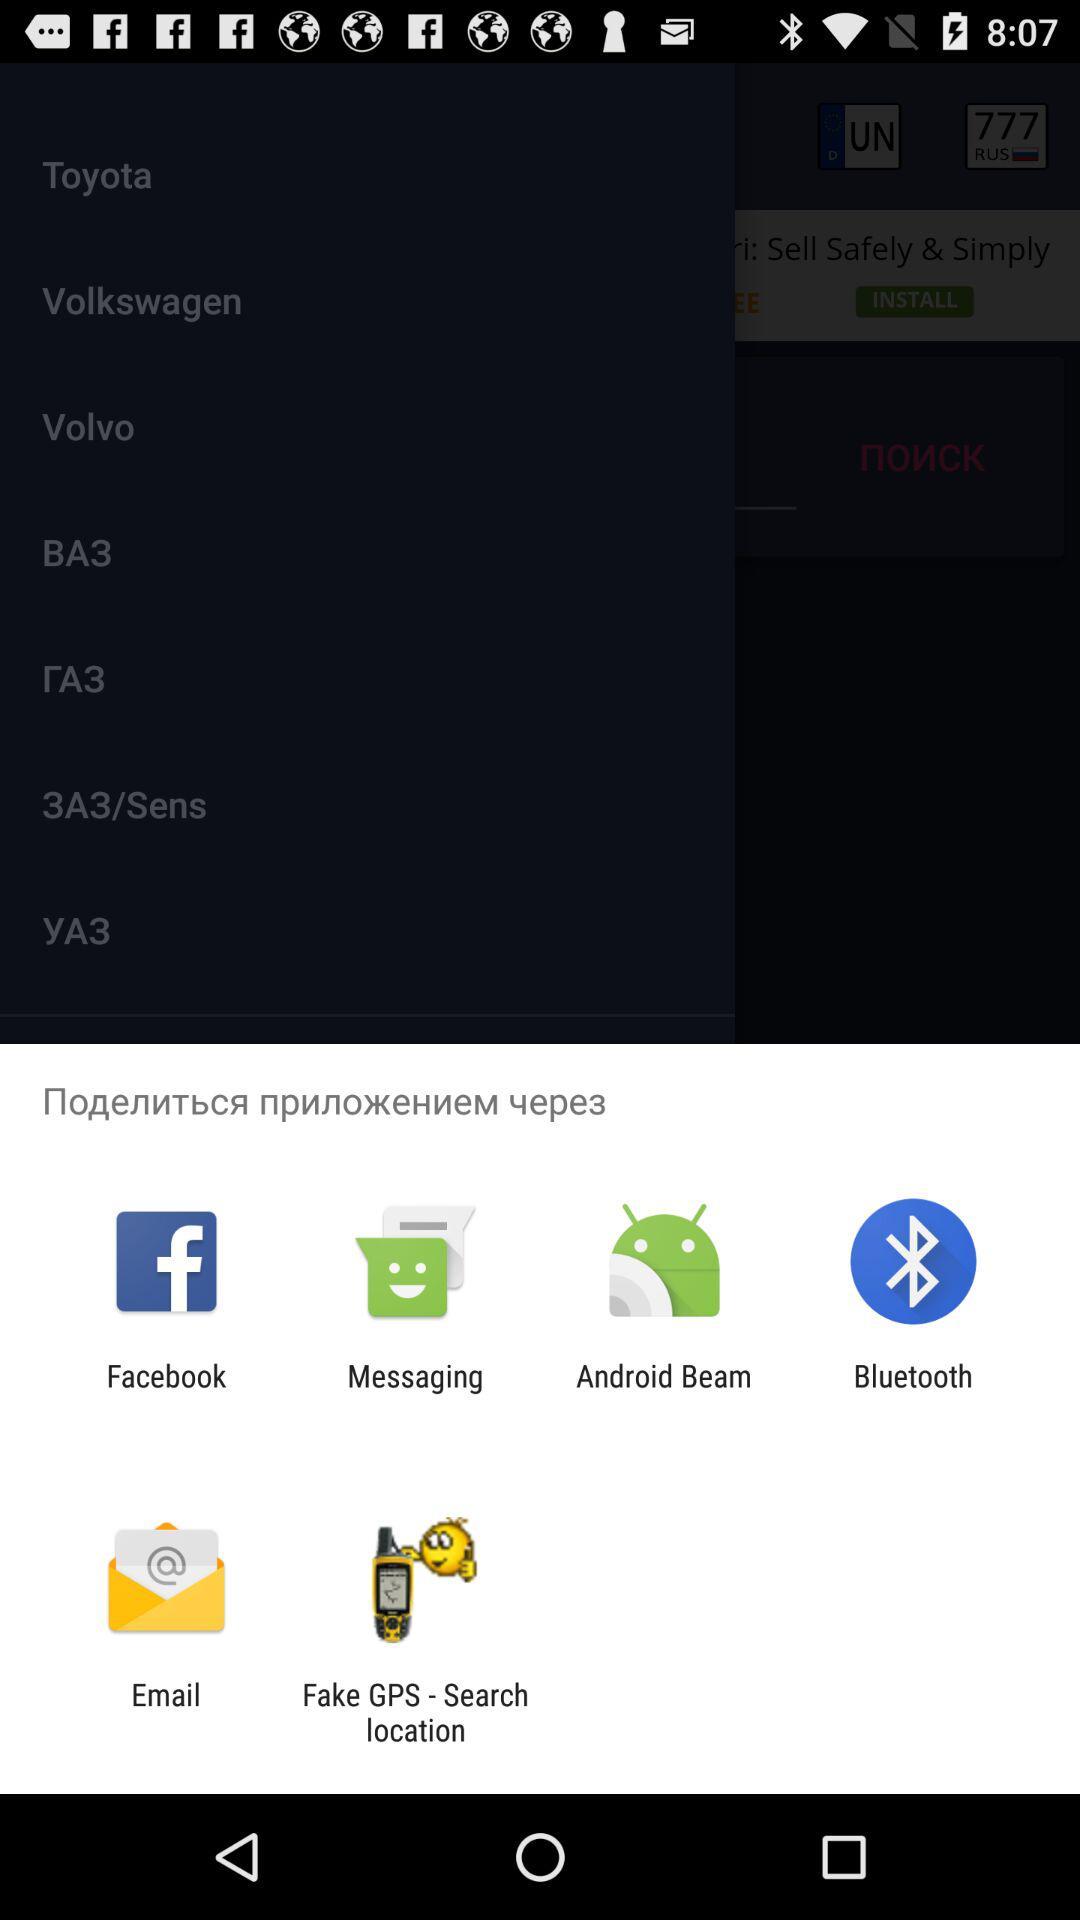 The width and height of the screenshot is (1080, 1920). What do you see at coordinates (165, 1711) in the screenshot?
I see `app to the left of the fake gps search item` at bounding box center [165, 1711].